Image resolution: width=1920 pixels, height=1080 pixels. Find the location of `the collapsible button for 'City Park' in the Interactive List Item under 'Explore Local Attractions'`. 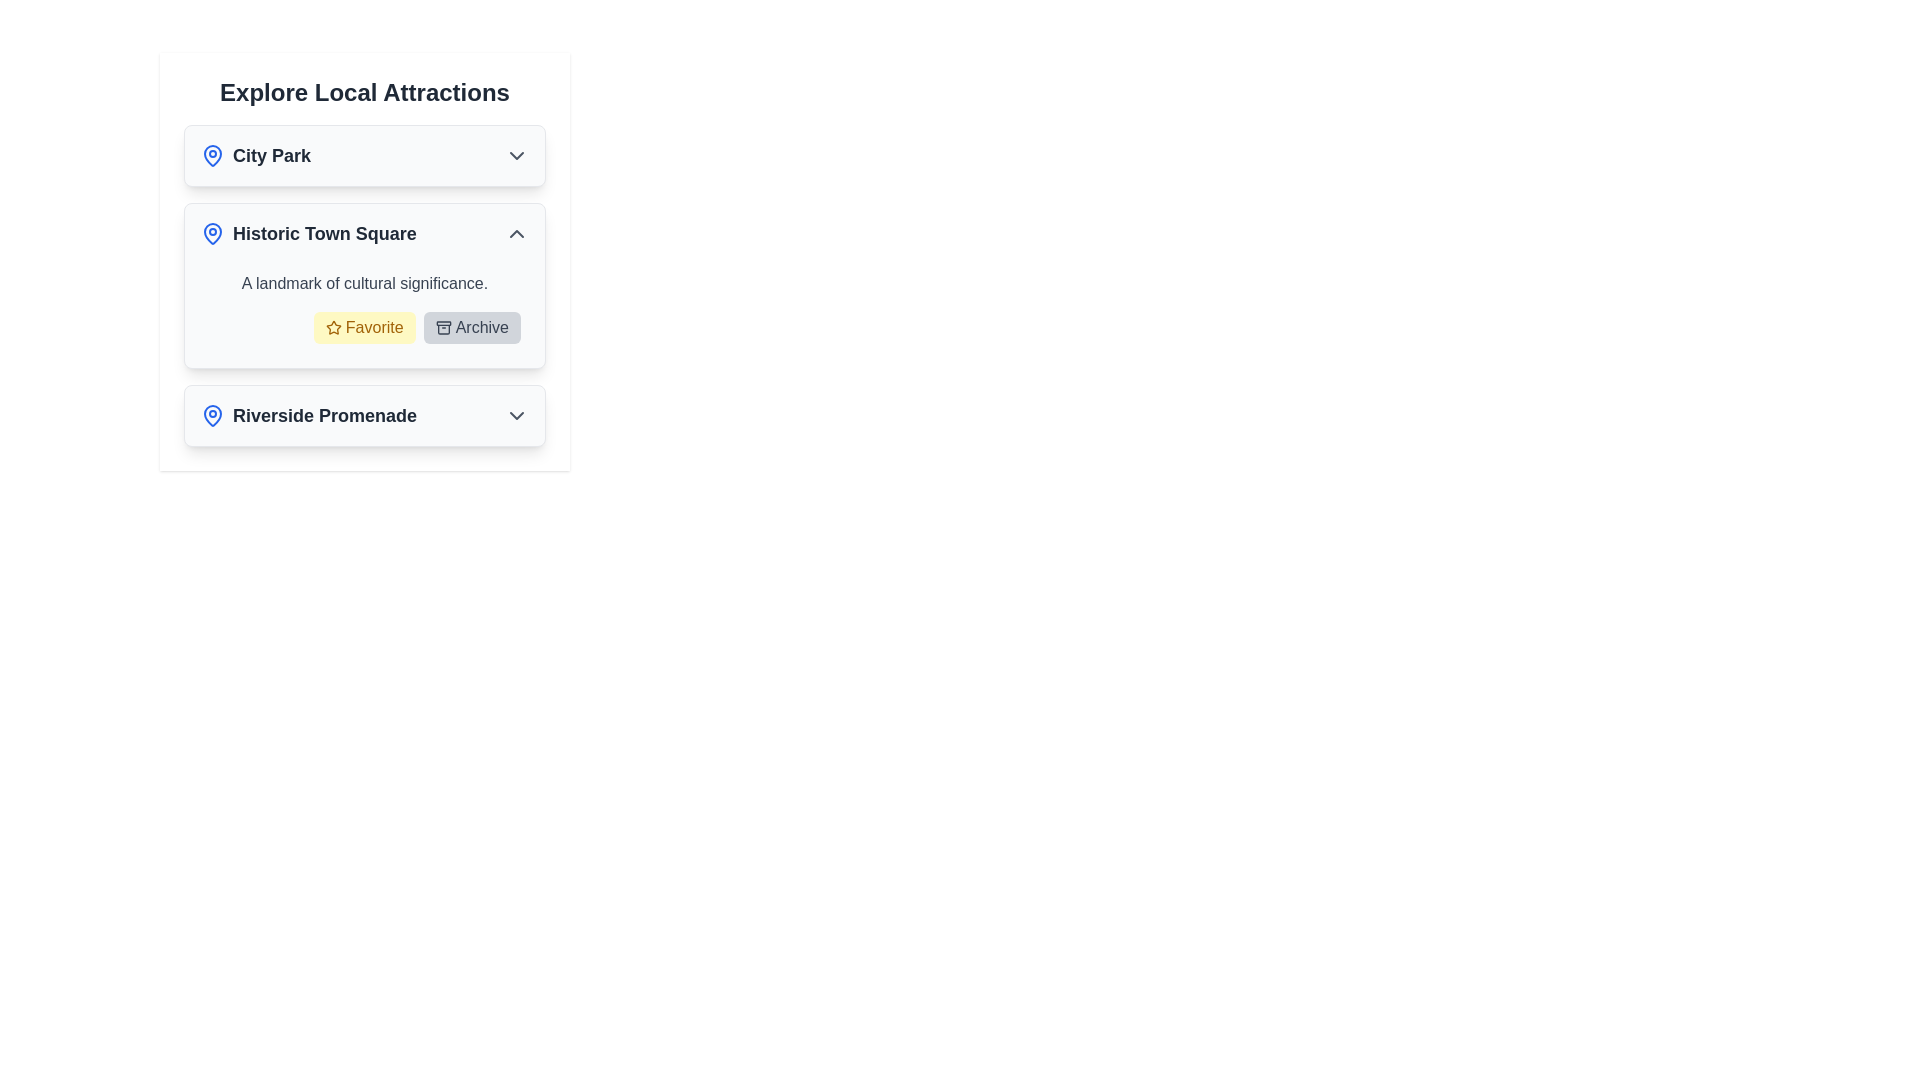

the collapsible button for 'City Park' in the Interactive List Item under 'Explore Local Attractions' is located at coordinates (364, 154).